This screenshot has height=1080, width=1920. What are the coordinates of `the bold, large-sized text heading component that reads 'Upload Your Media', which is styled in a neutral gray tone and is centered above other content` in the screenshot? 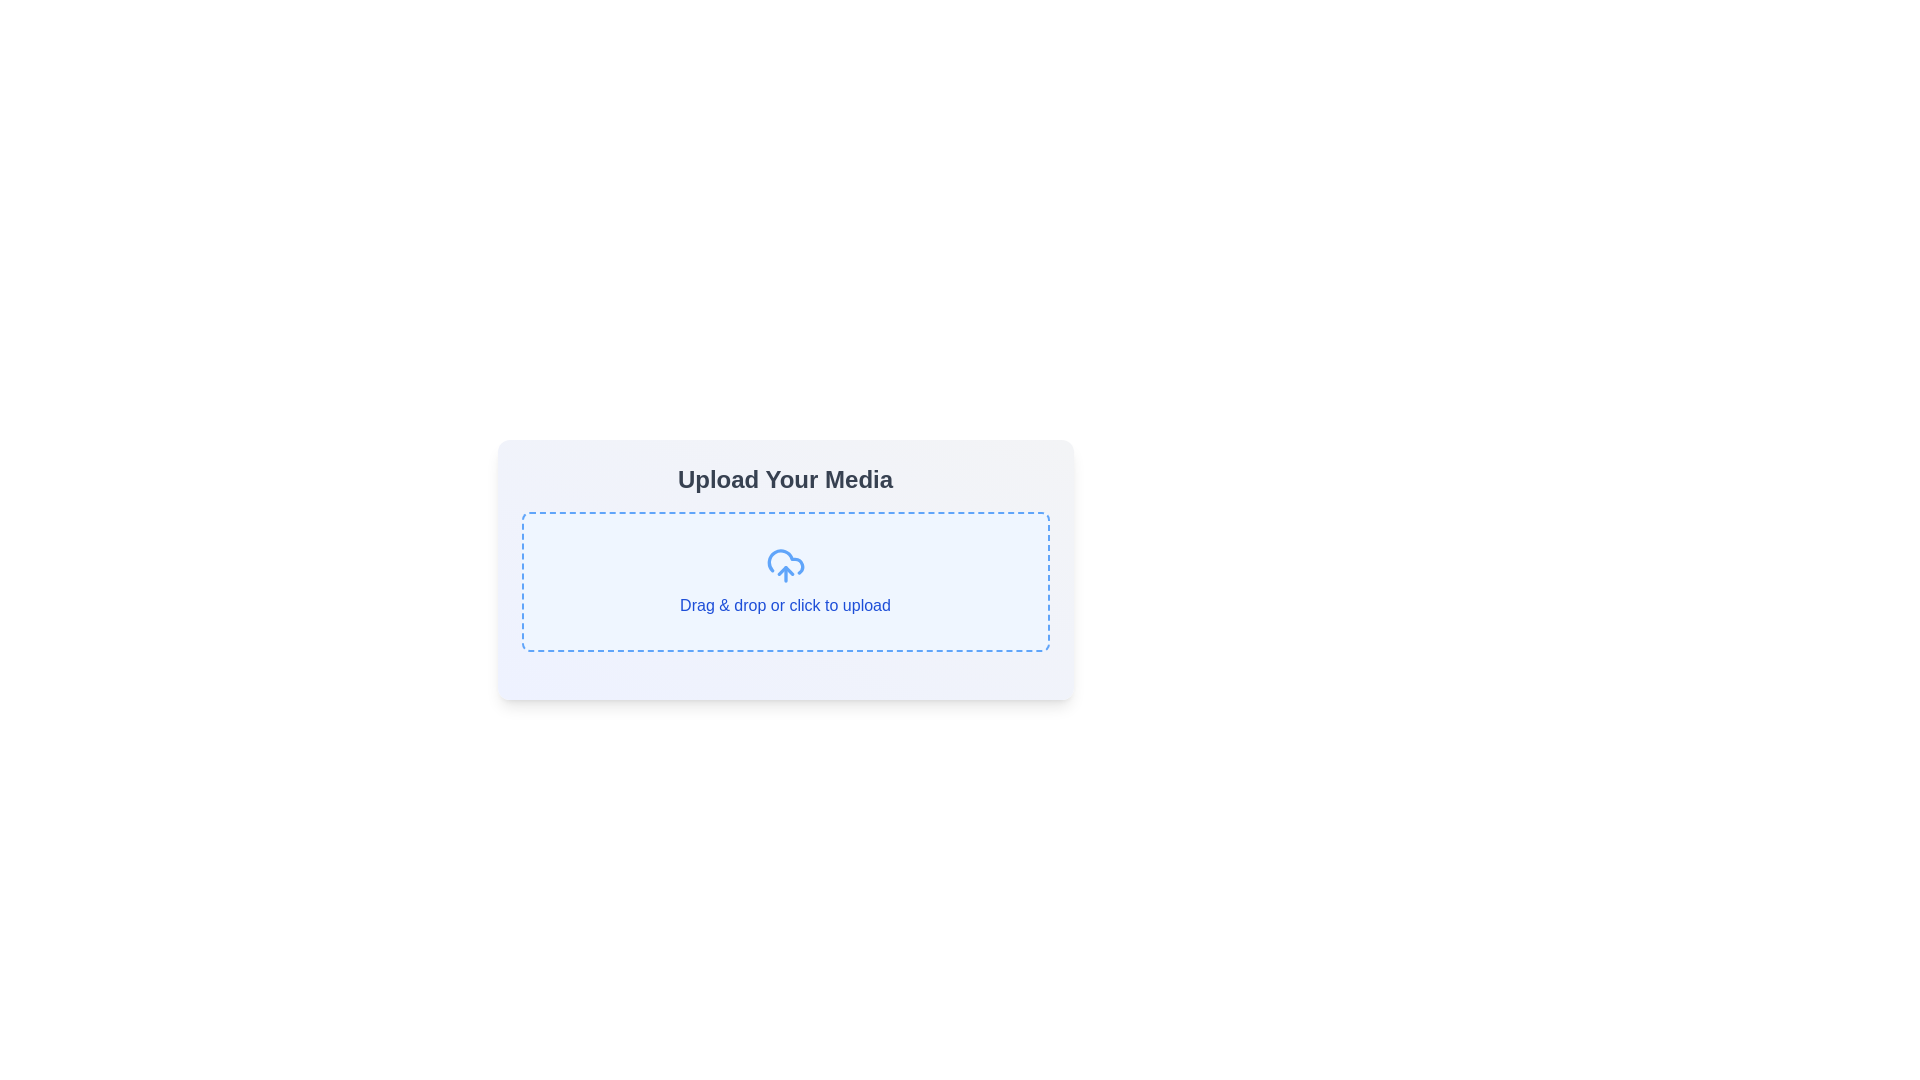 It's located at (784, 479).